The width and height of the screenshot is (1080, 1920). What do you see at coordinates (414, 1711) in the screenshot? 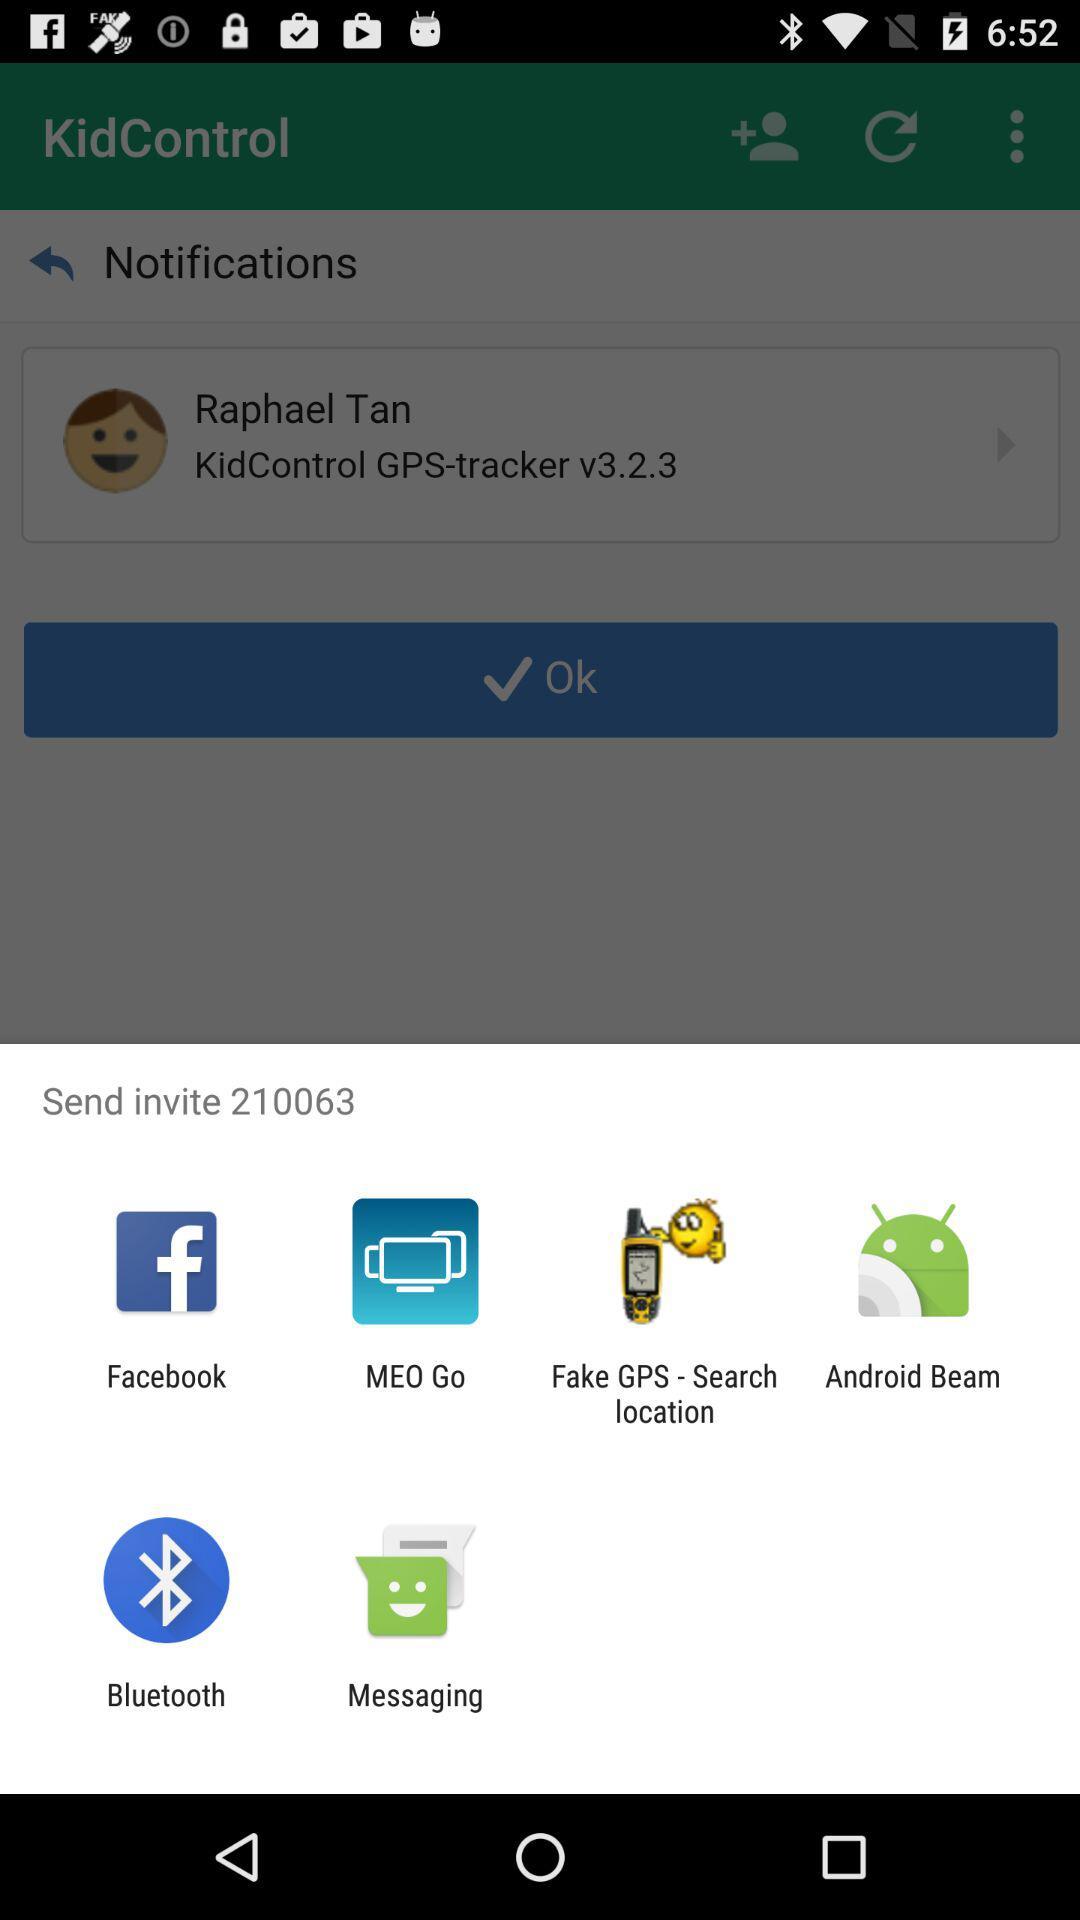
I see `item to the right of bluetooth` at bounding box center [414, 1711].